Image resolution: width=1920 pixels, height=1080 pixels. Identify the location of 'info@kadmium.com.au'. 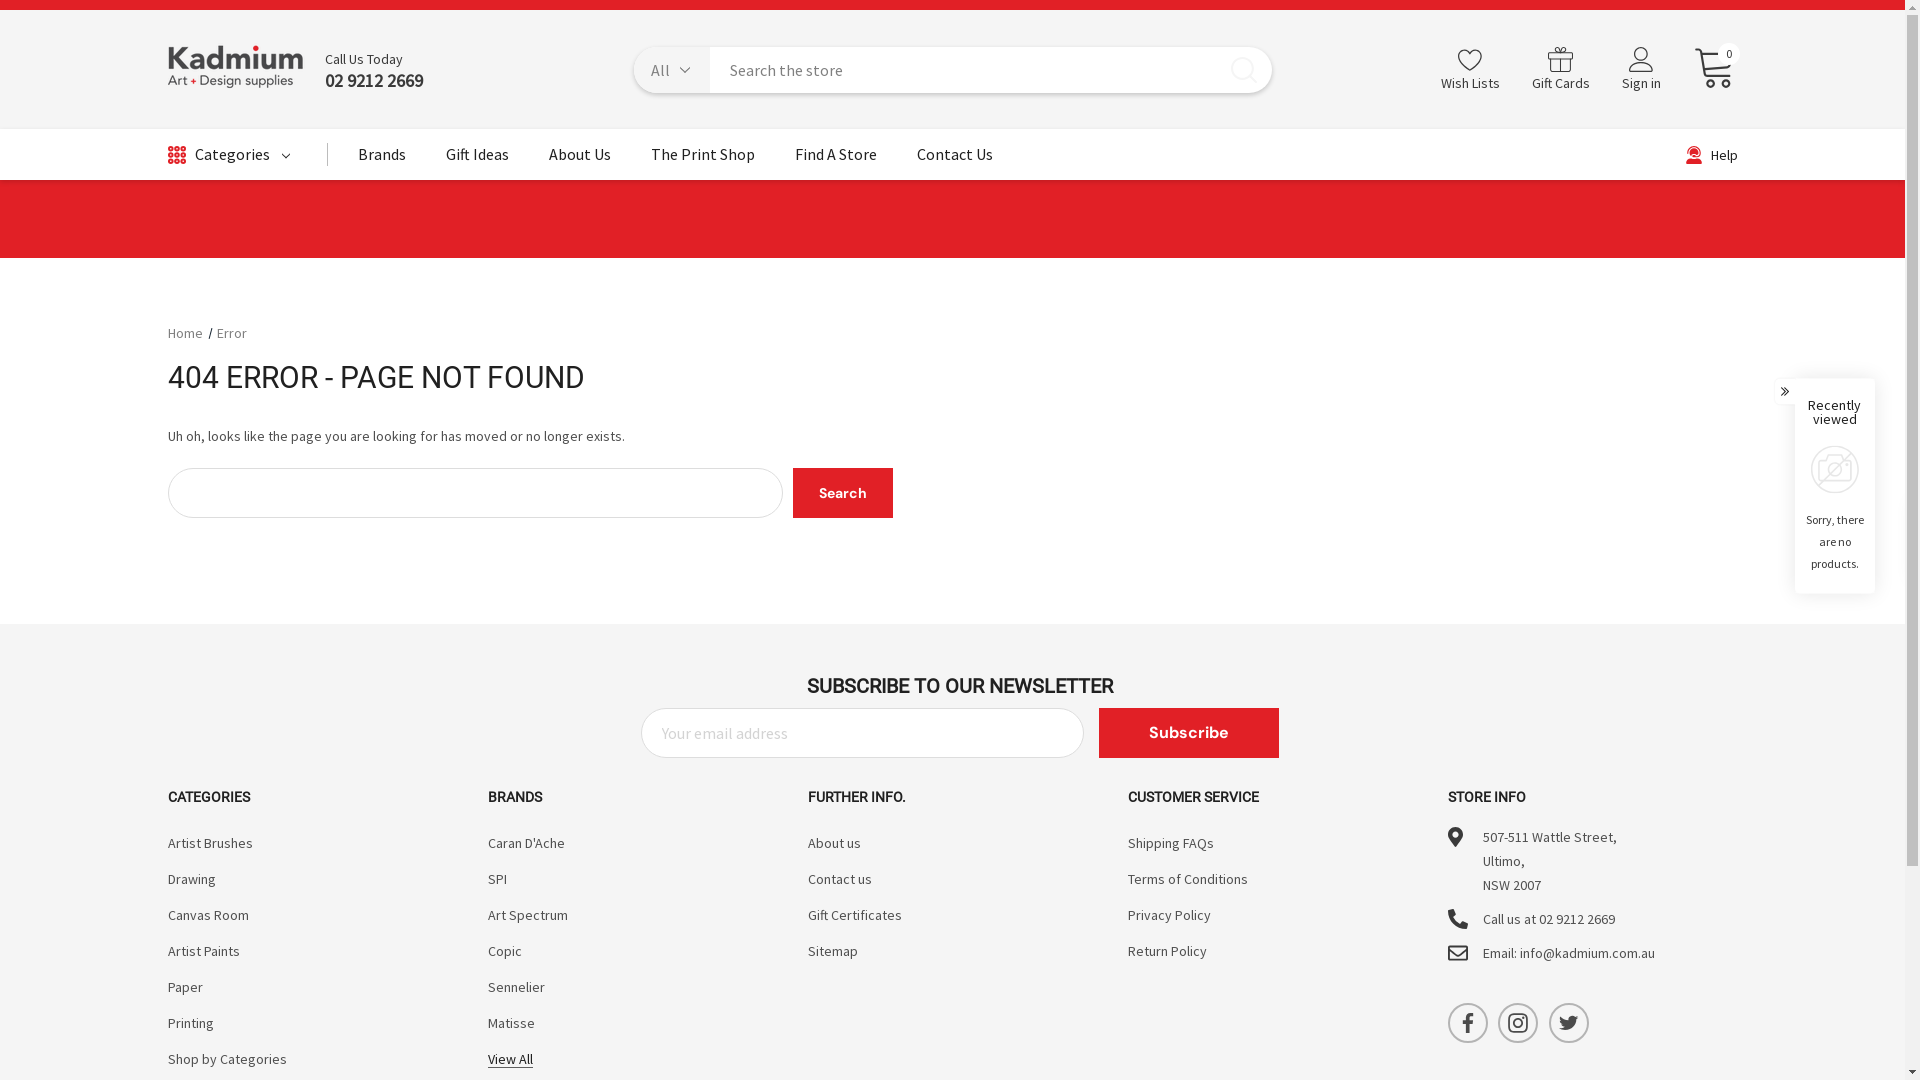
(1586, 951).